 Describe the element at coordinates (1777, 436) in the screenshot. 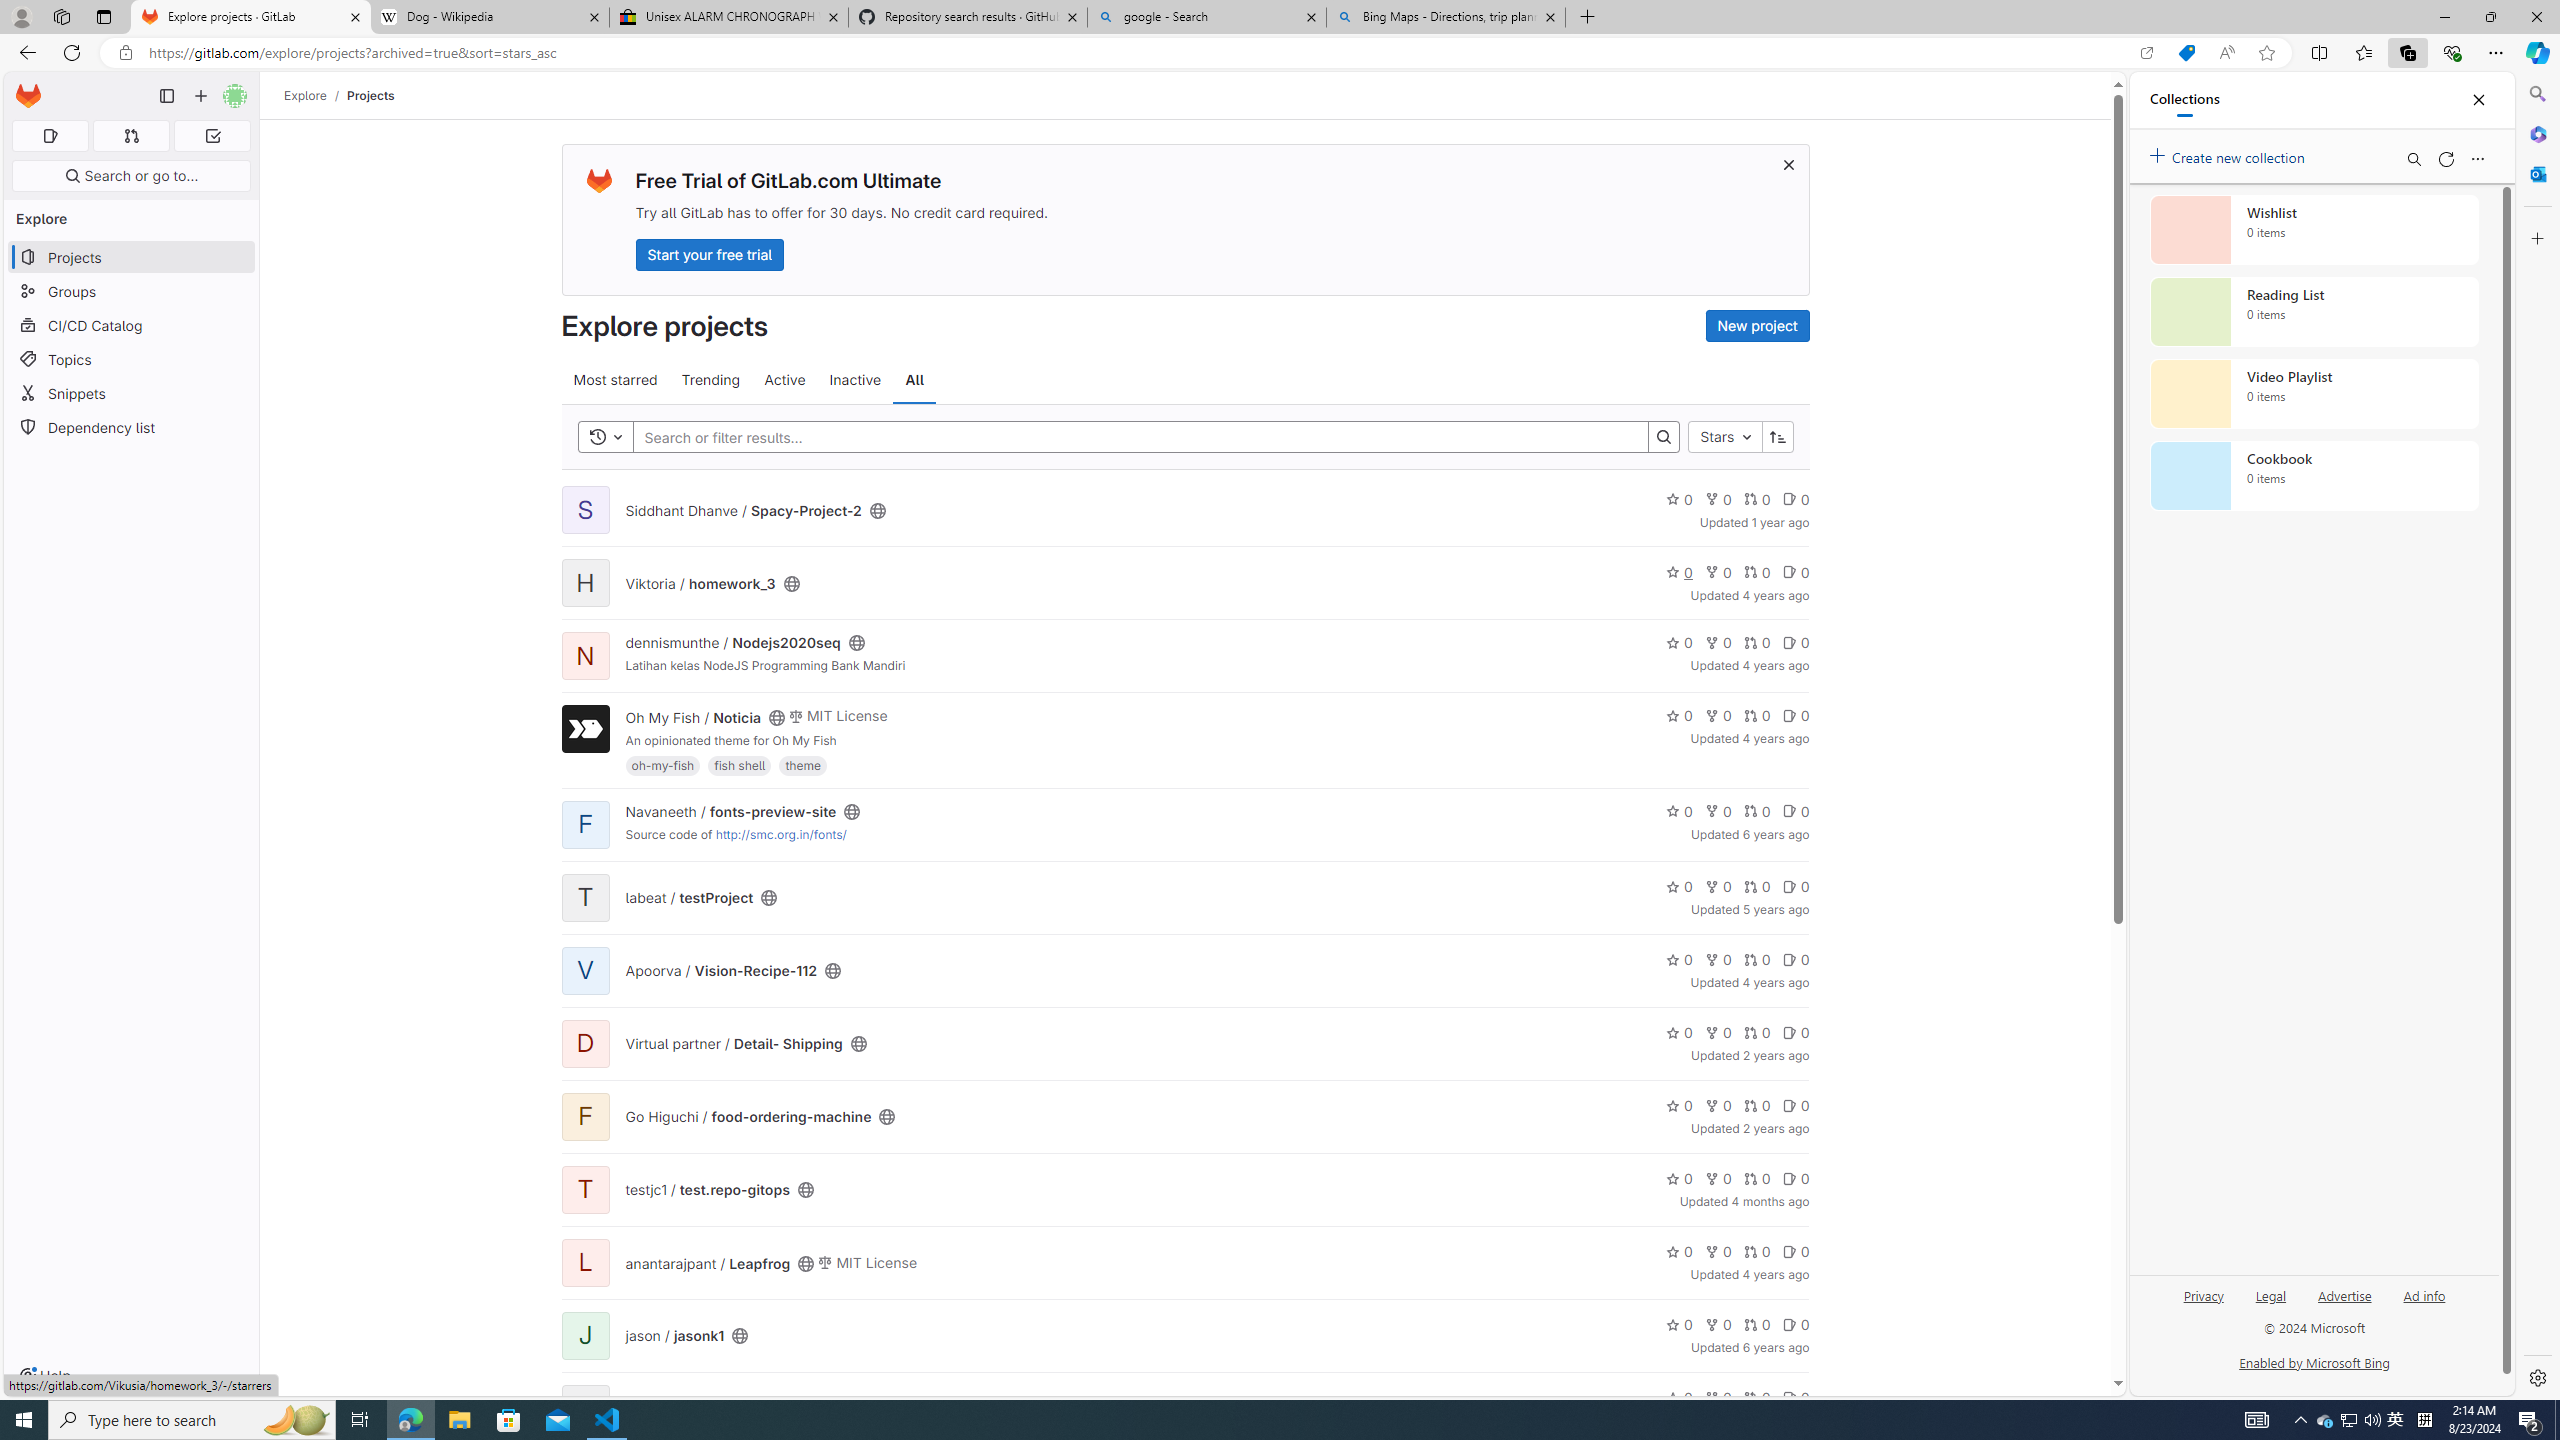

I see `'Sort direction: Ascending'` at that location.